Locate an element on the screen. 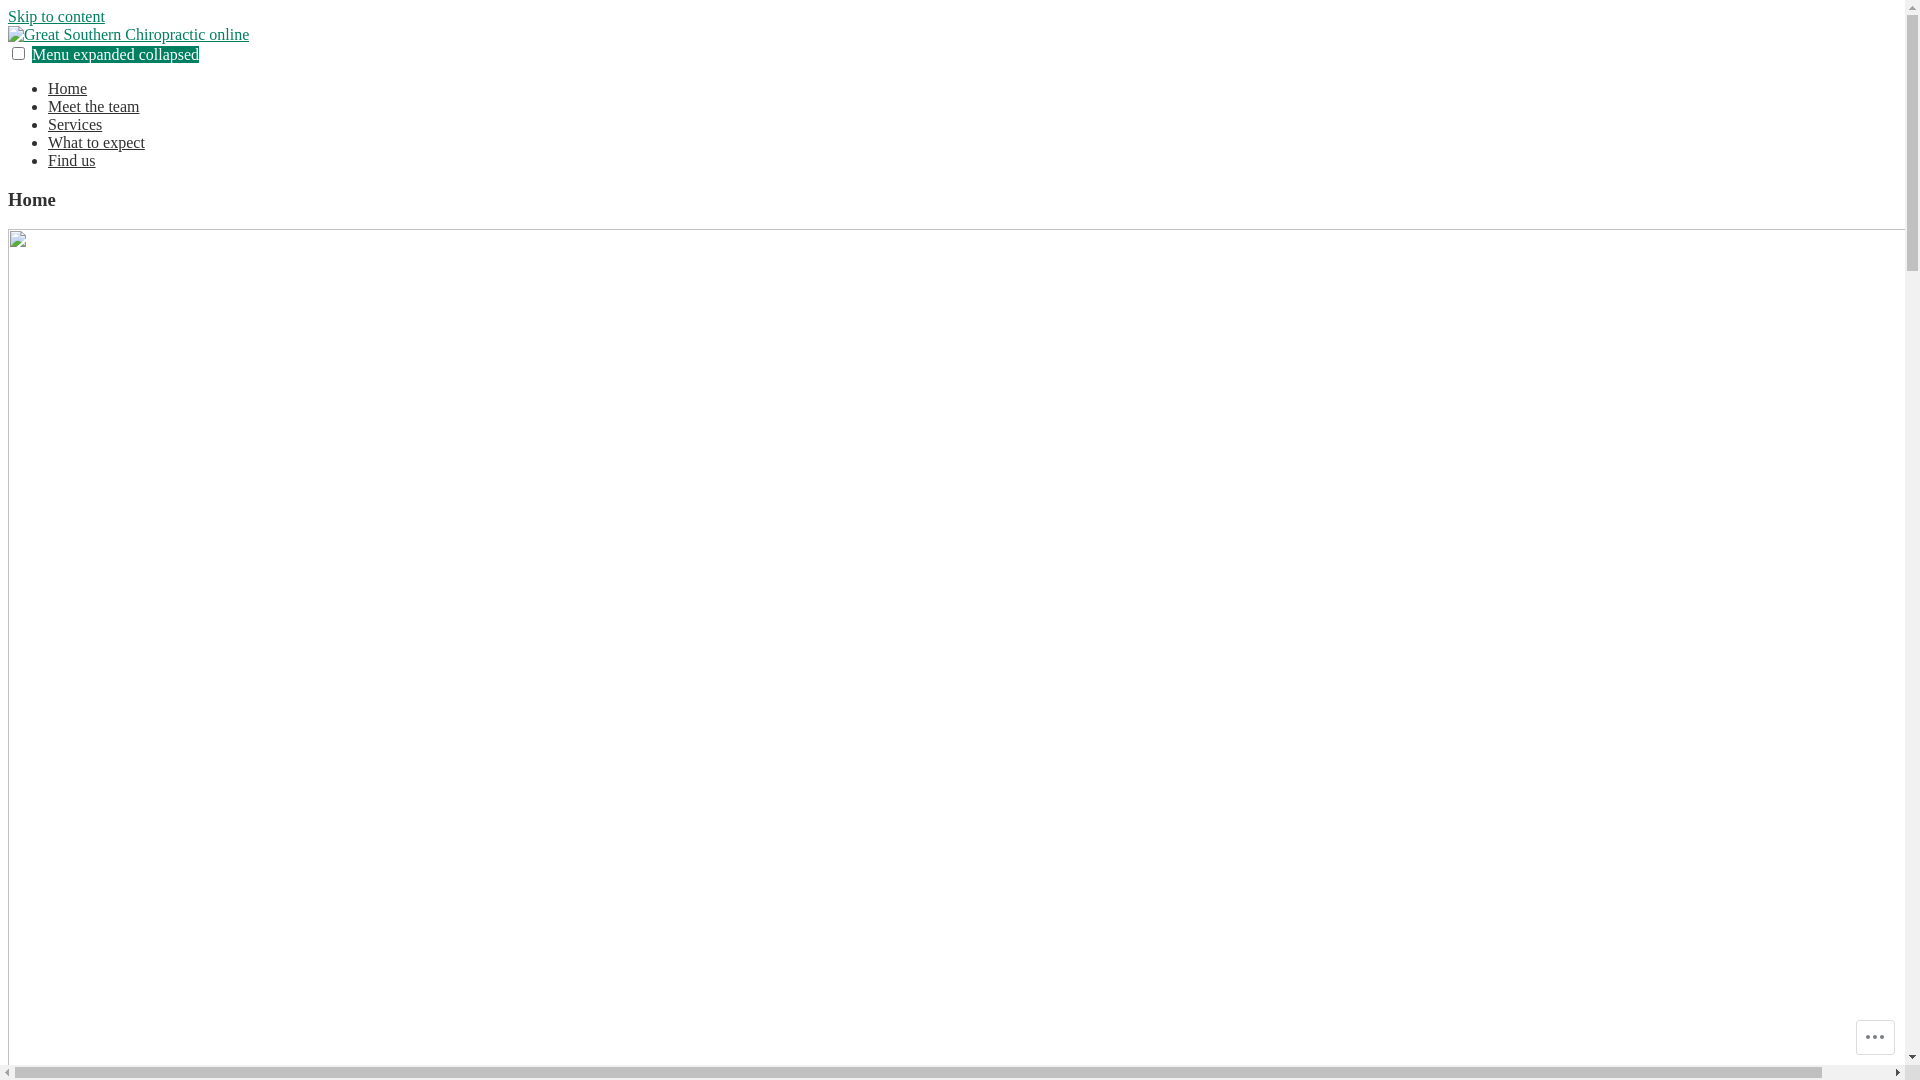 The image size is (1920, 1080). 'Services' is located at coordinates (75, 124).